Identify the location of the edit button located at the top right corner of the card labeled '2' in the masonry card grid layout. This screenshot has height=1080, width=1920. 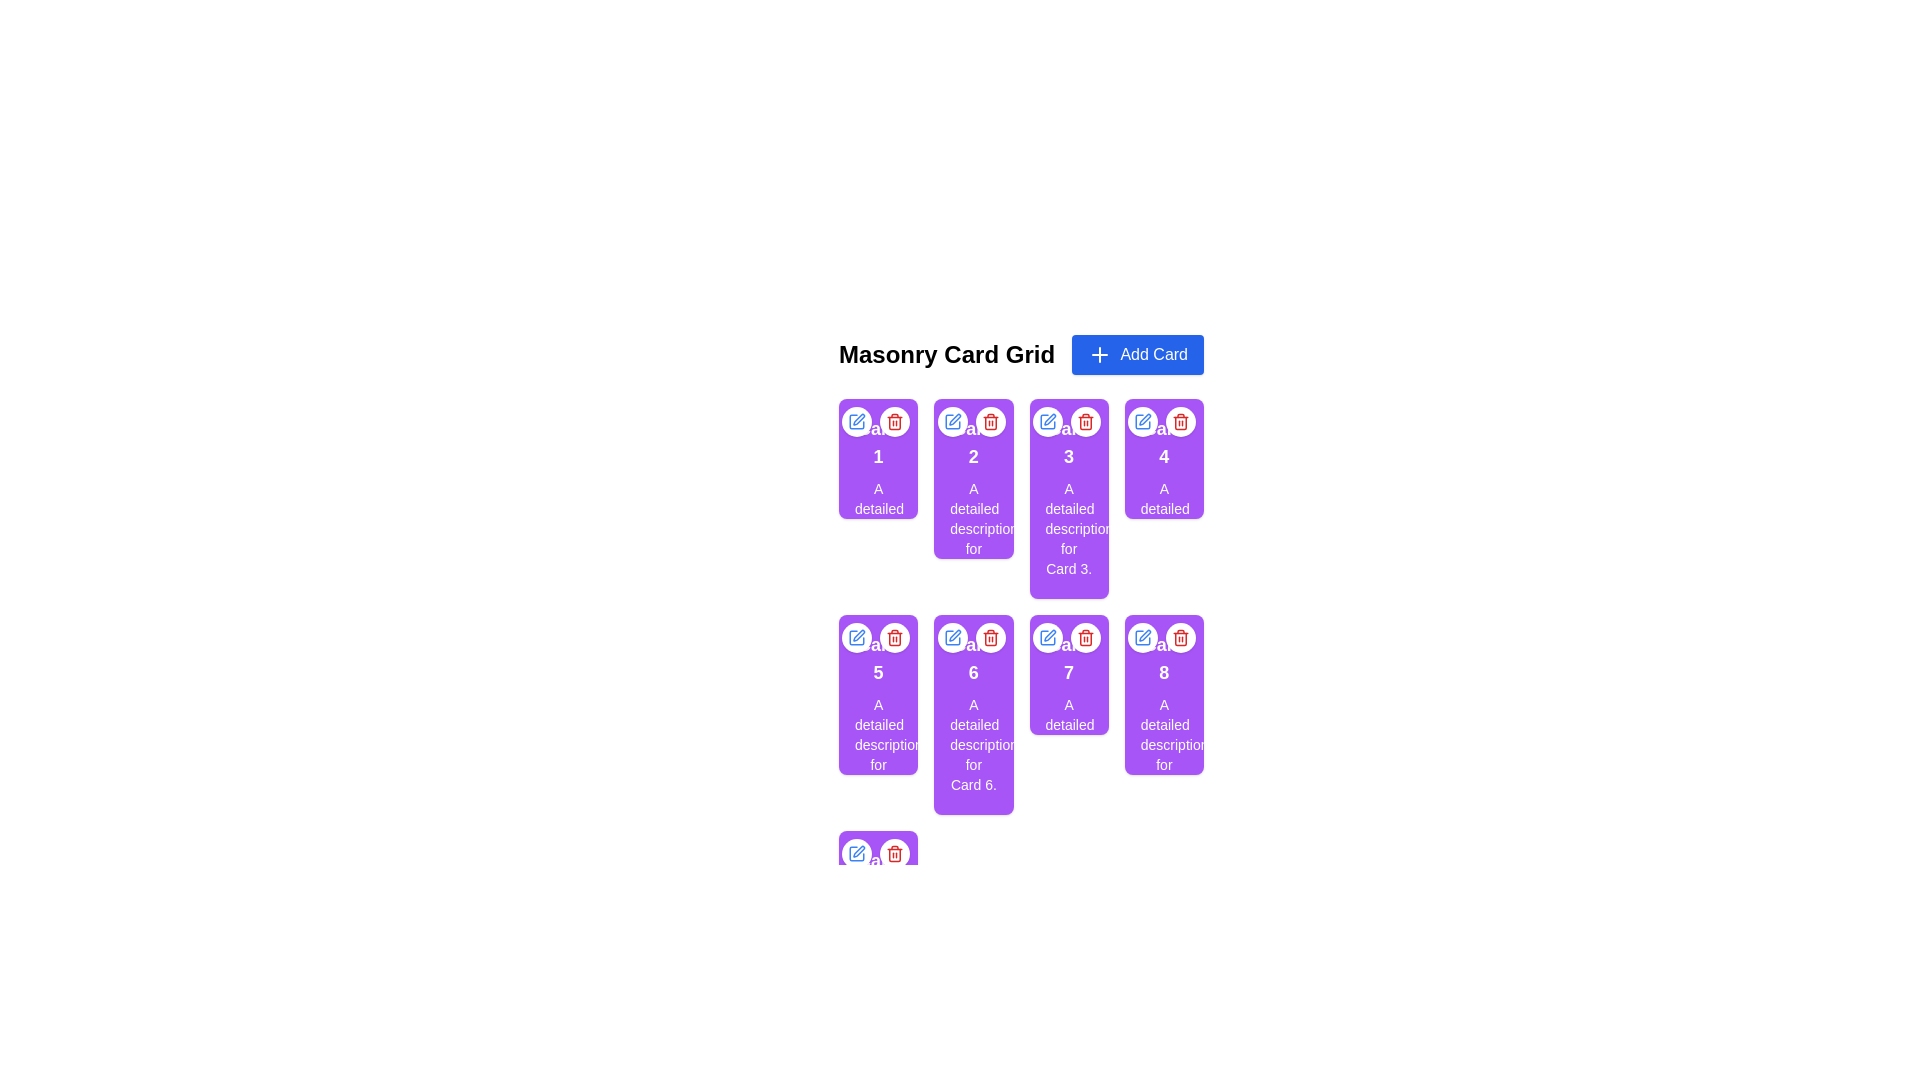
(951, 420).